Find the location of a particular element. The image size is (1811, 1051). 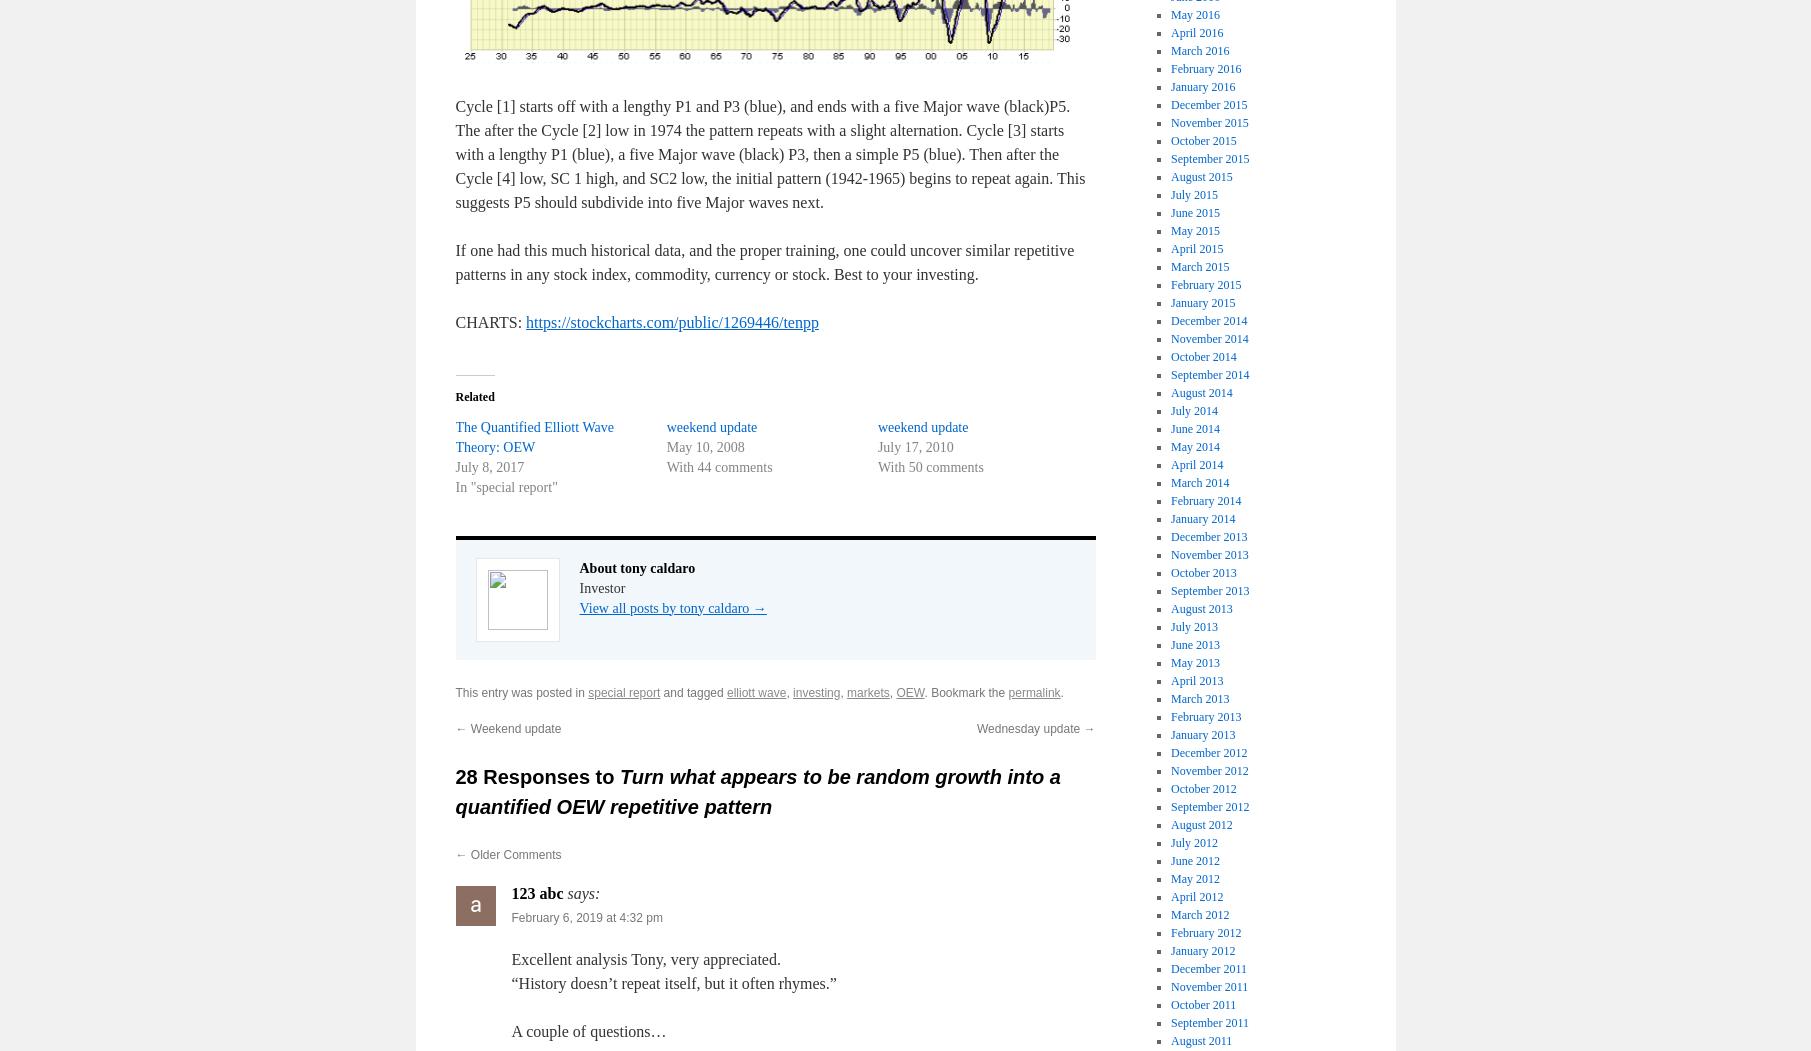

'April 2014' is located at coordinates (1196, 463).